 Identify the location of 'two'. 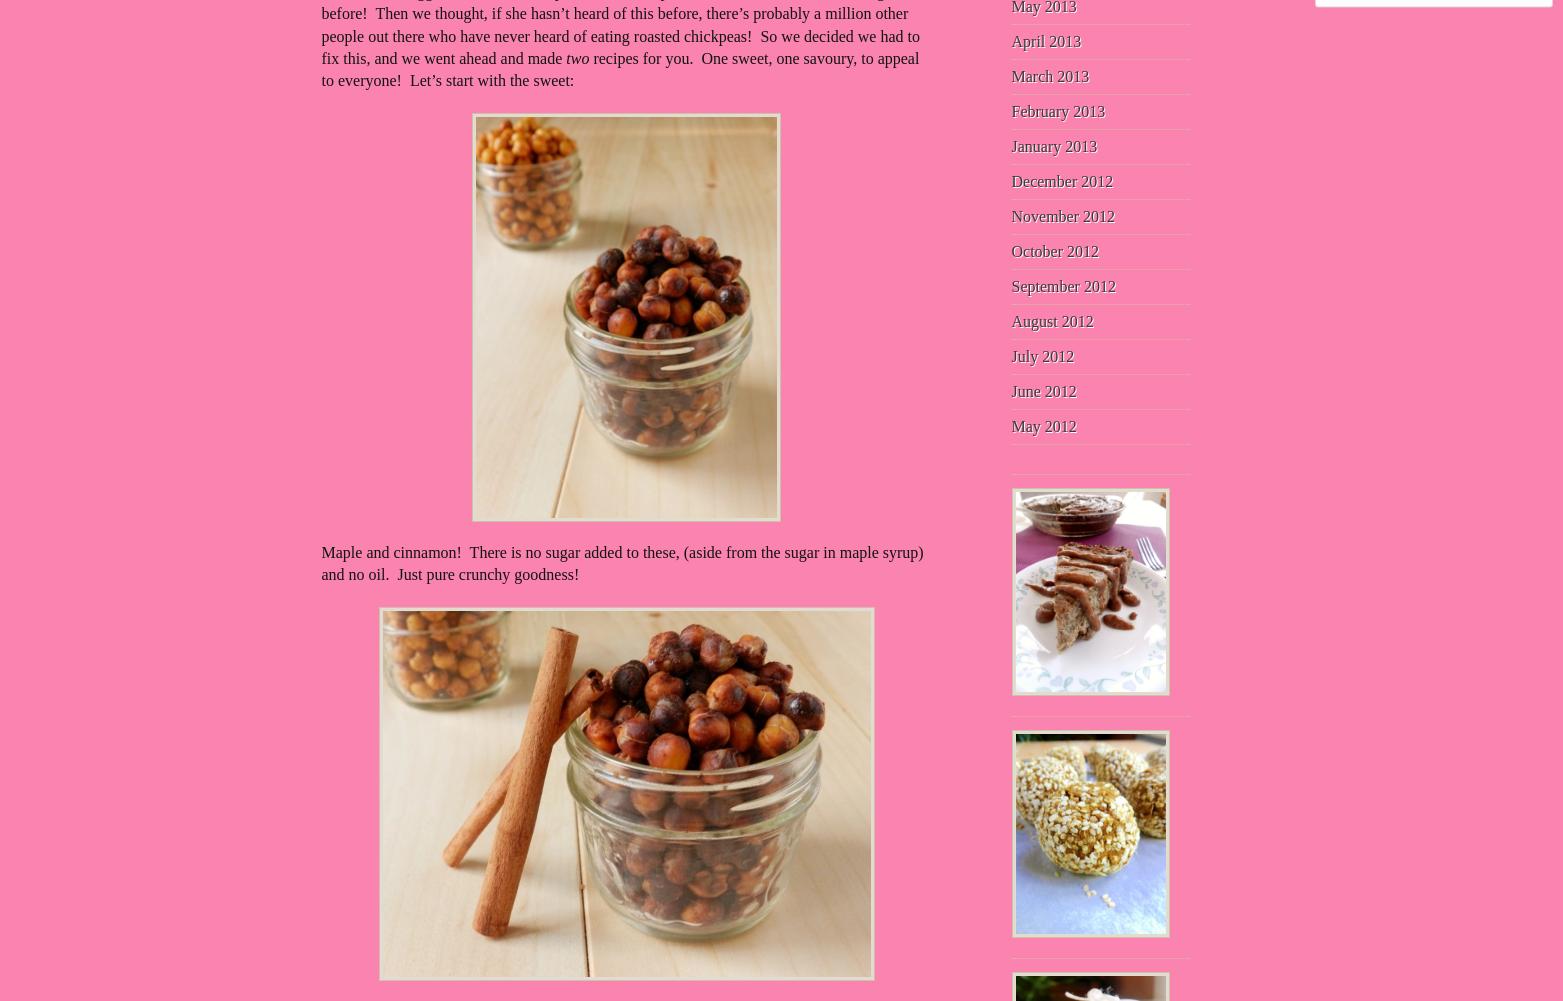
(564, 57).